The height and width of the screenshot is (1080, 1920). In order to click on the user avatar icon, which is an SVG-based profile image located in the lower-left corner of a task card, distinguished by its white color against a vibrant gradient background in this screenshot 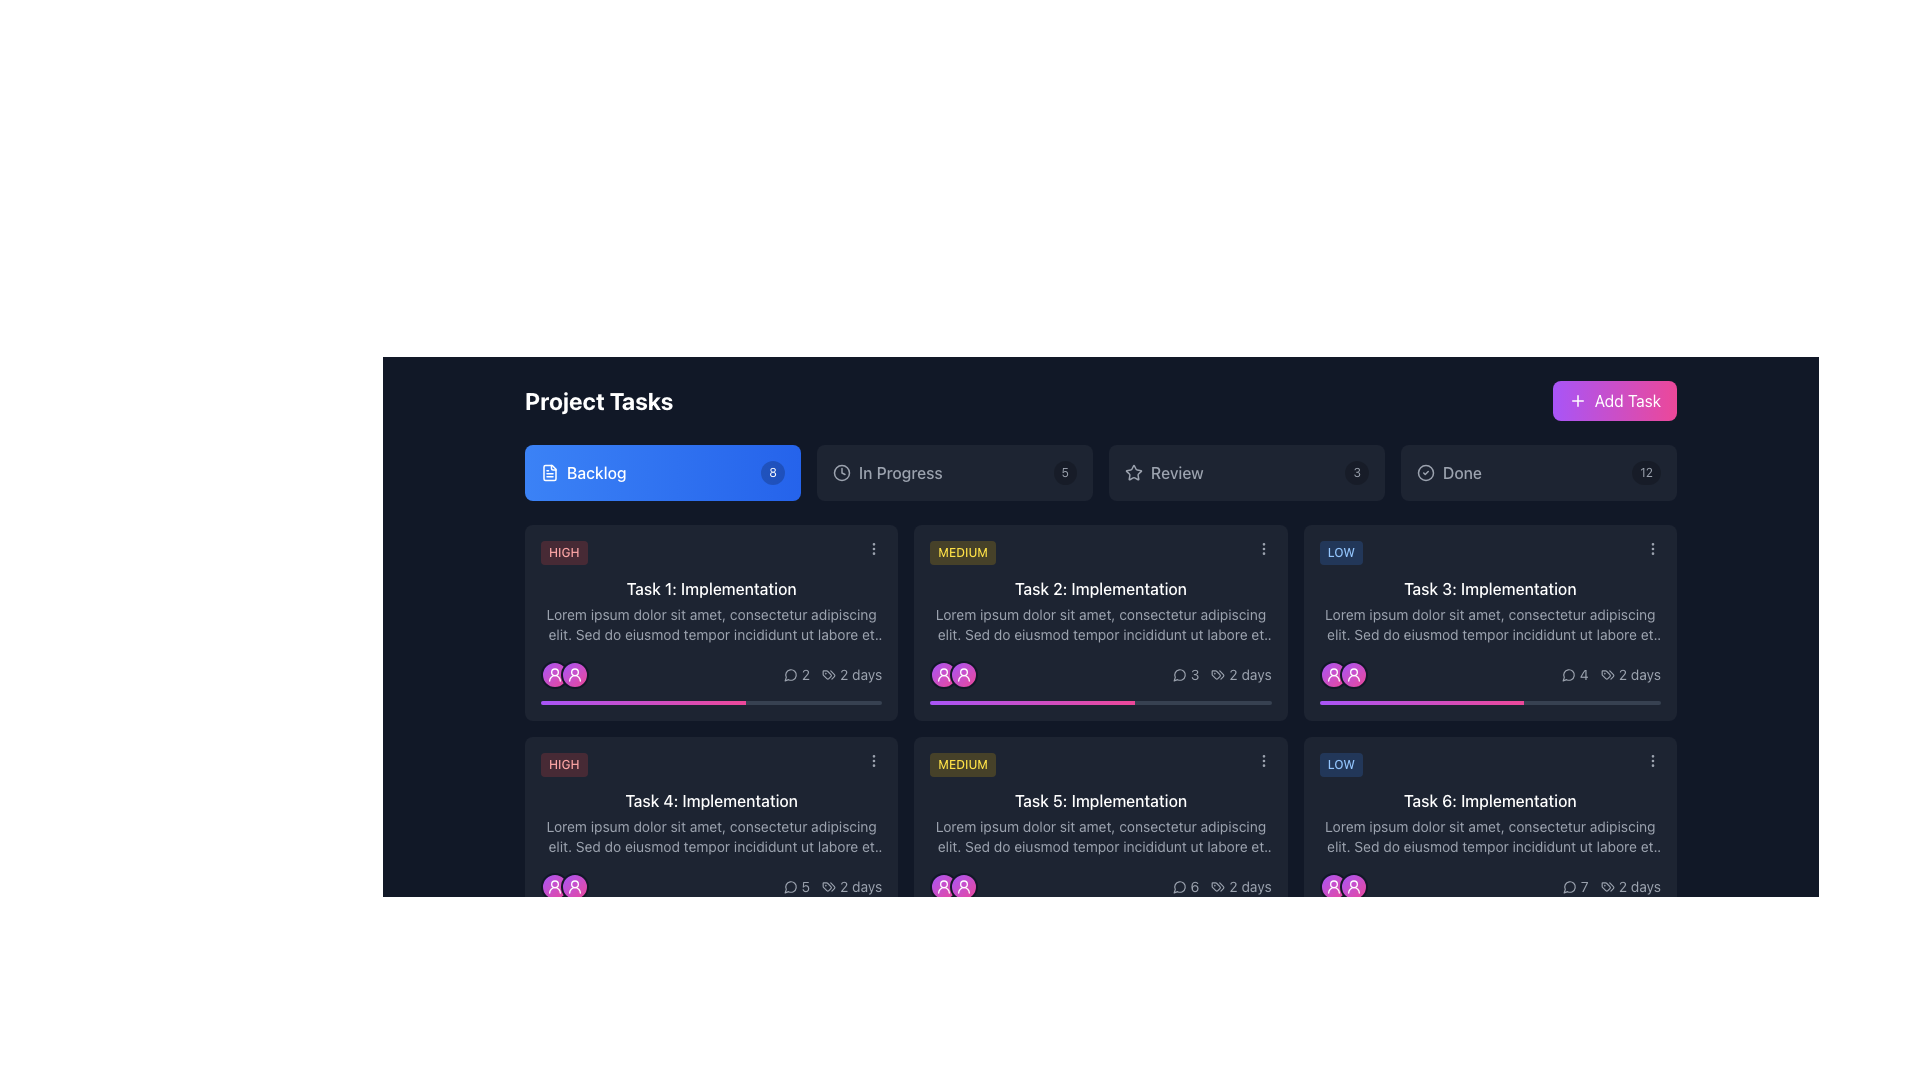, I will do `click(555, 886)`.